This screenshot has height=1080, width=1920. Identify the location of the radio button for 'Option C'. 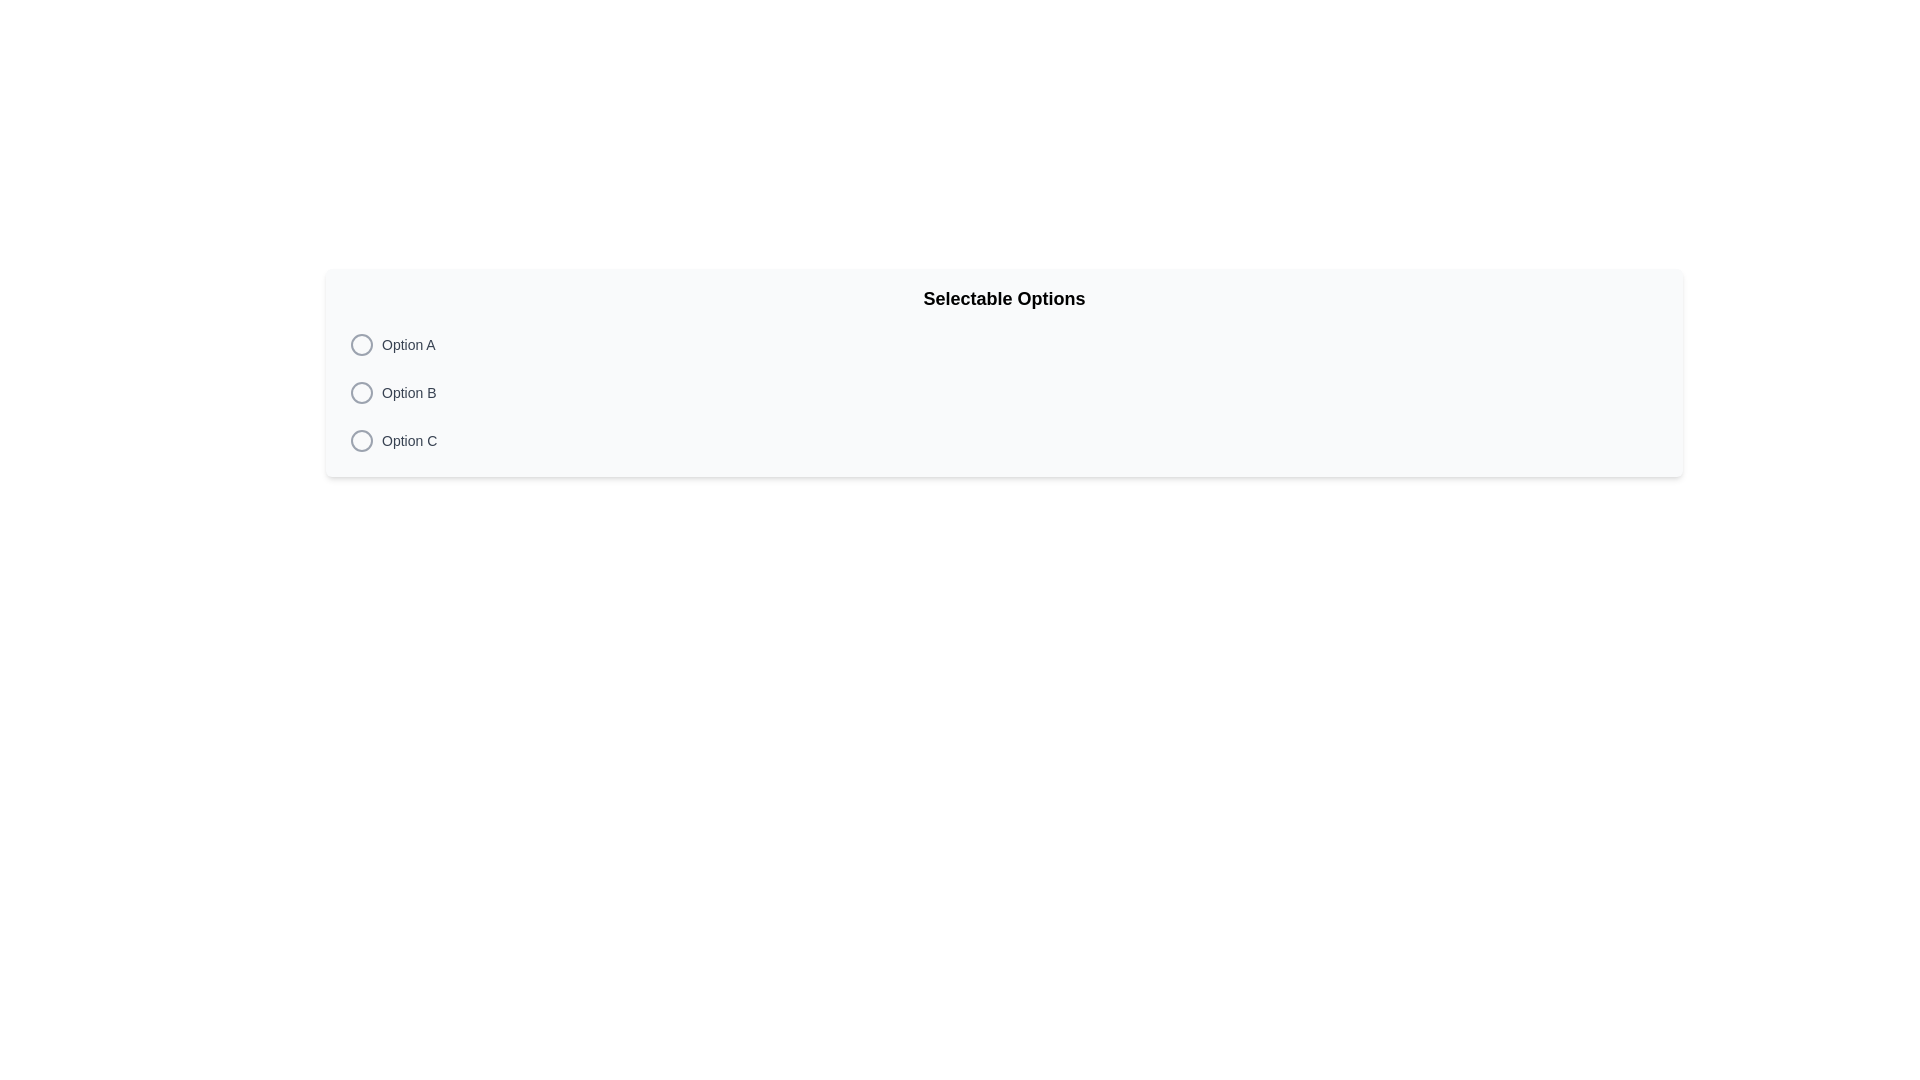
(361, 439).